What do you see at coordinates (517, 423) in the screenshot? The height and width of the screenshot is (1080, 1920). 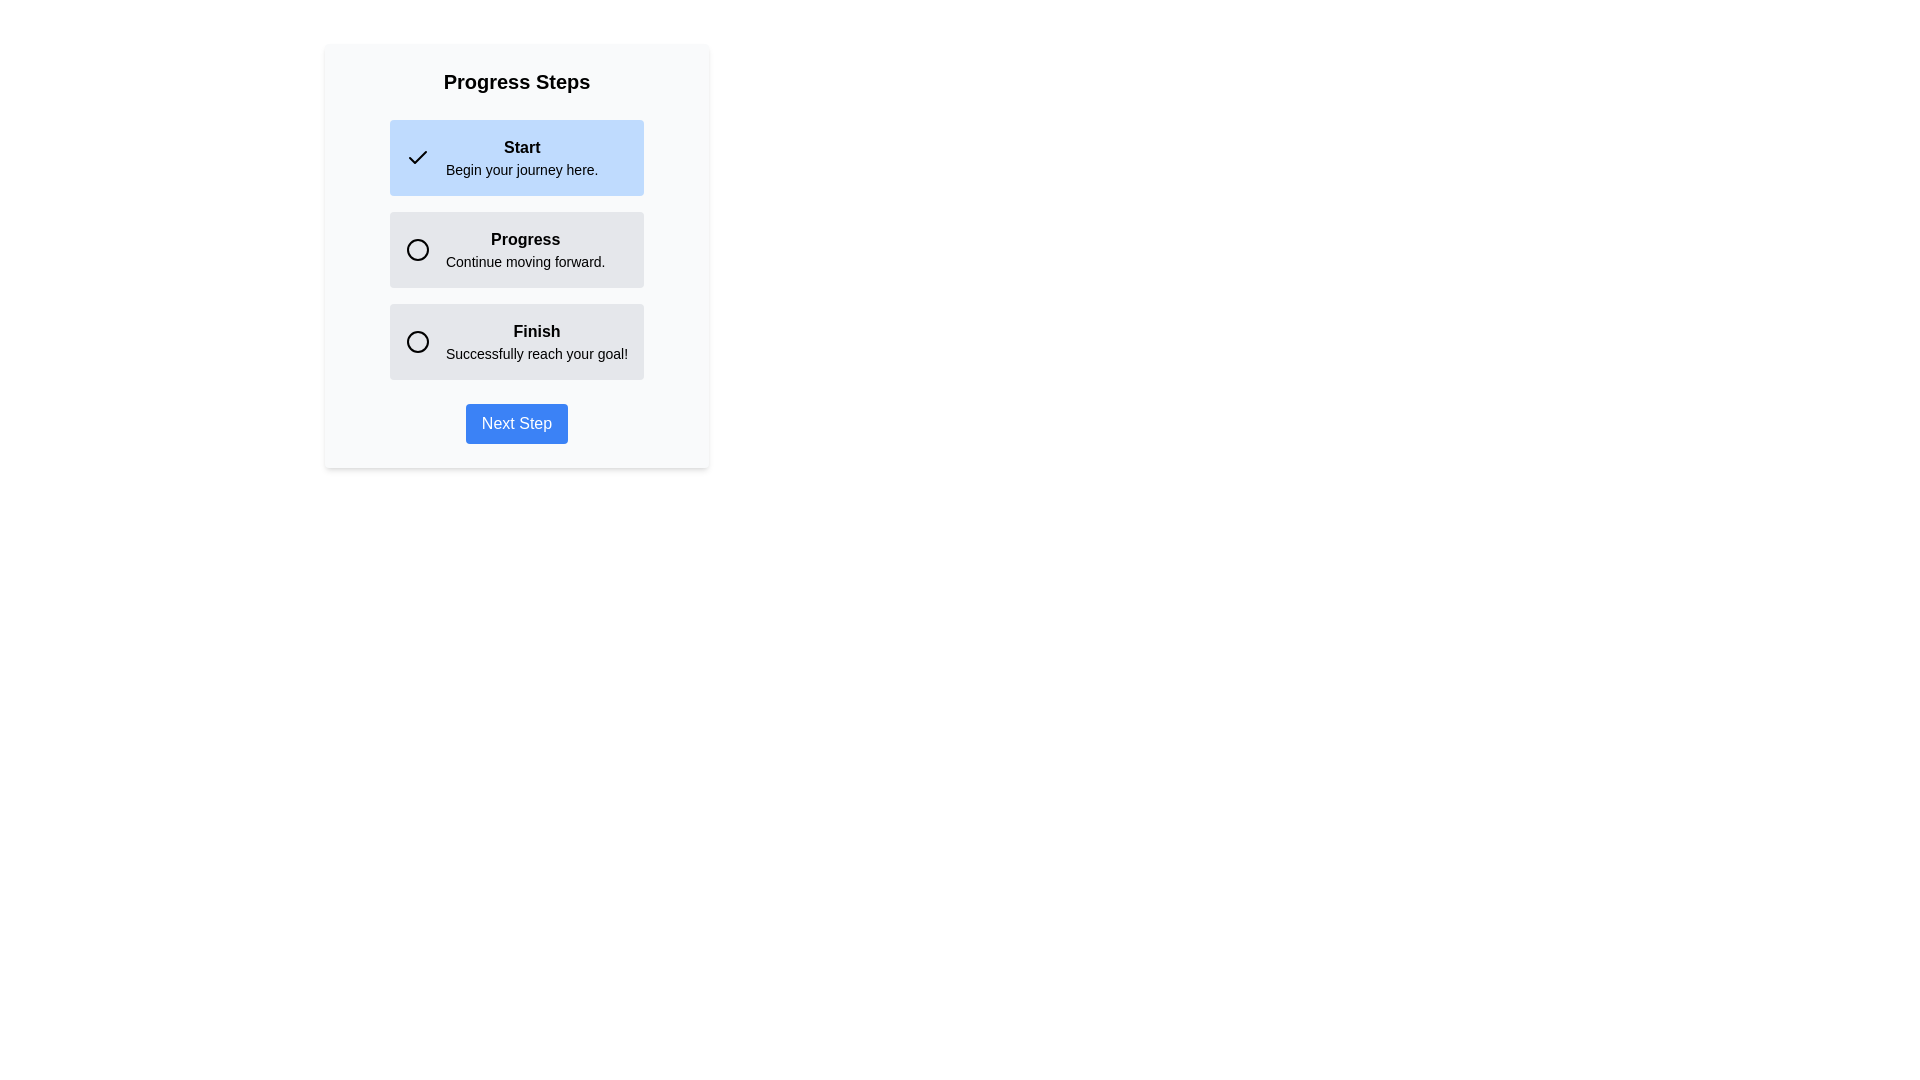 I see `the button at the bottom of the 'Progress Steps' component to change its appearance` at bounding box center [517, 423].